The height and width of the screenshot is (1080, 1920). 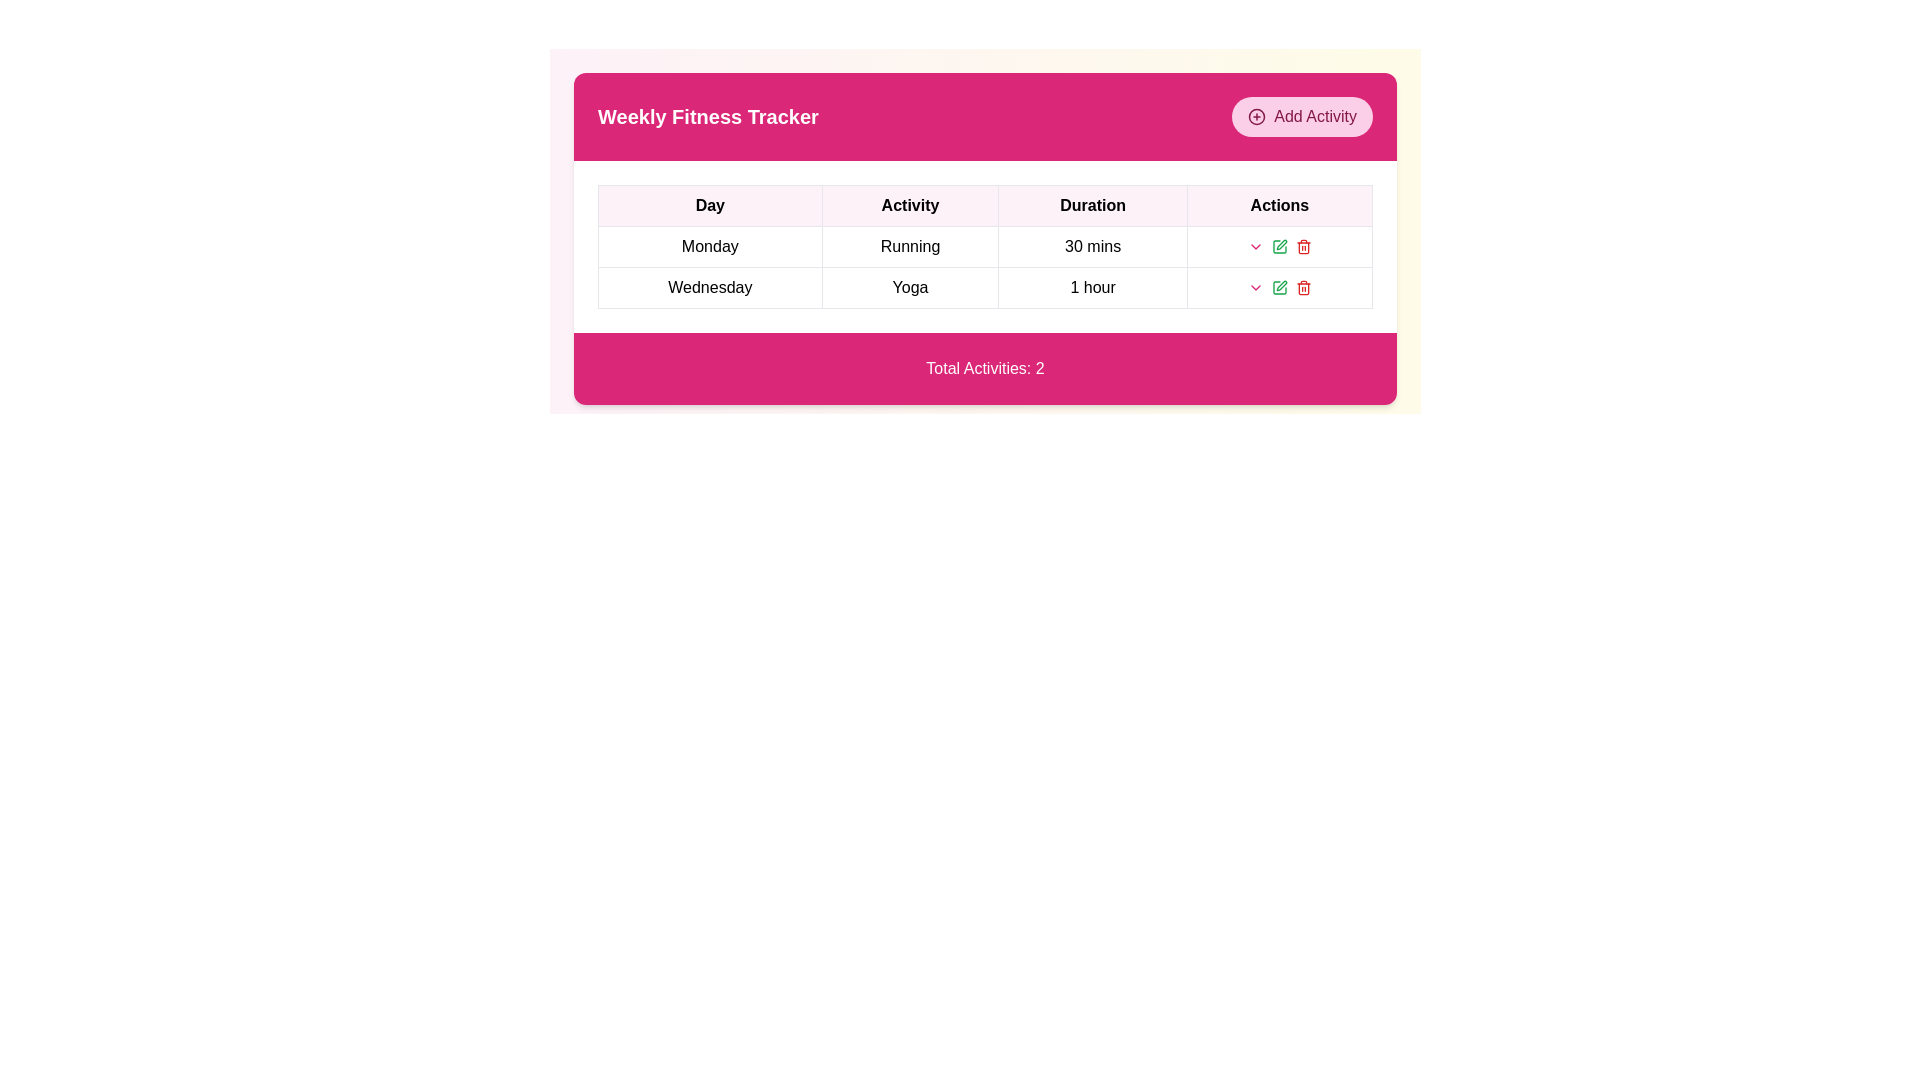 What do you see at coordinates (1092, 245) in the screenshot?
I see `the text label displaying '30 mins' in the 'Duration' column of the first row of the table for 'Monday' and 'Running'` at bounding box center [1092, 245].